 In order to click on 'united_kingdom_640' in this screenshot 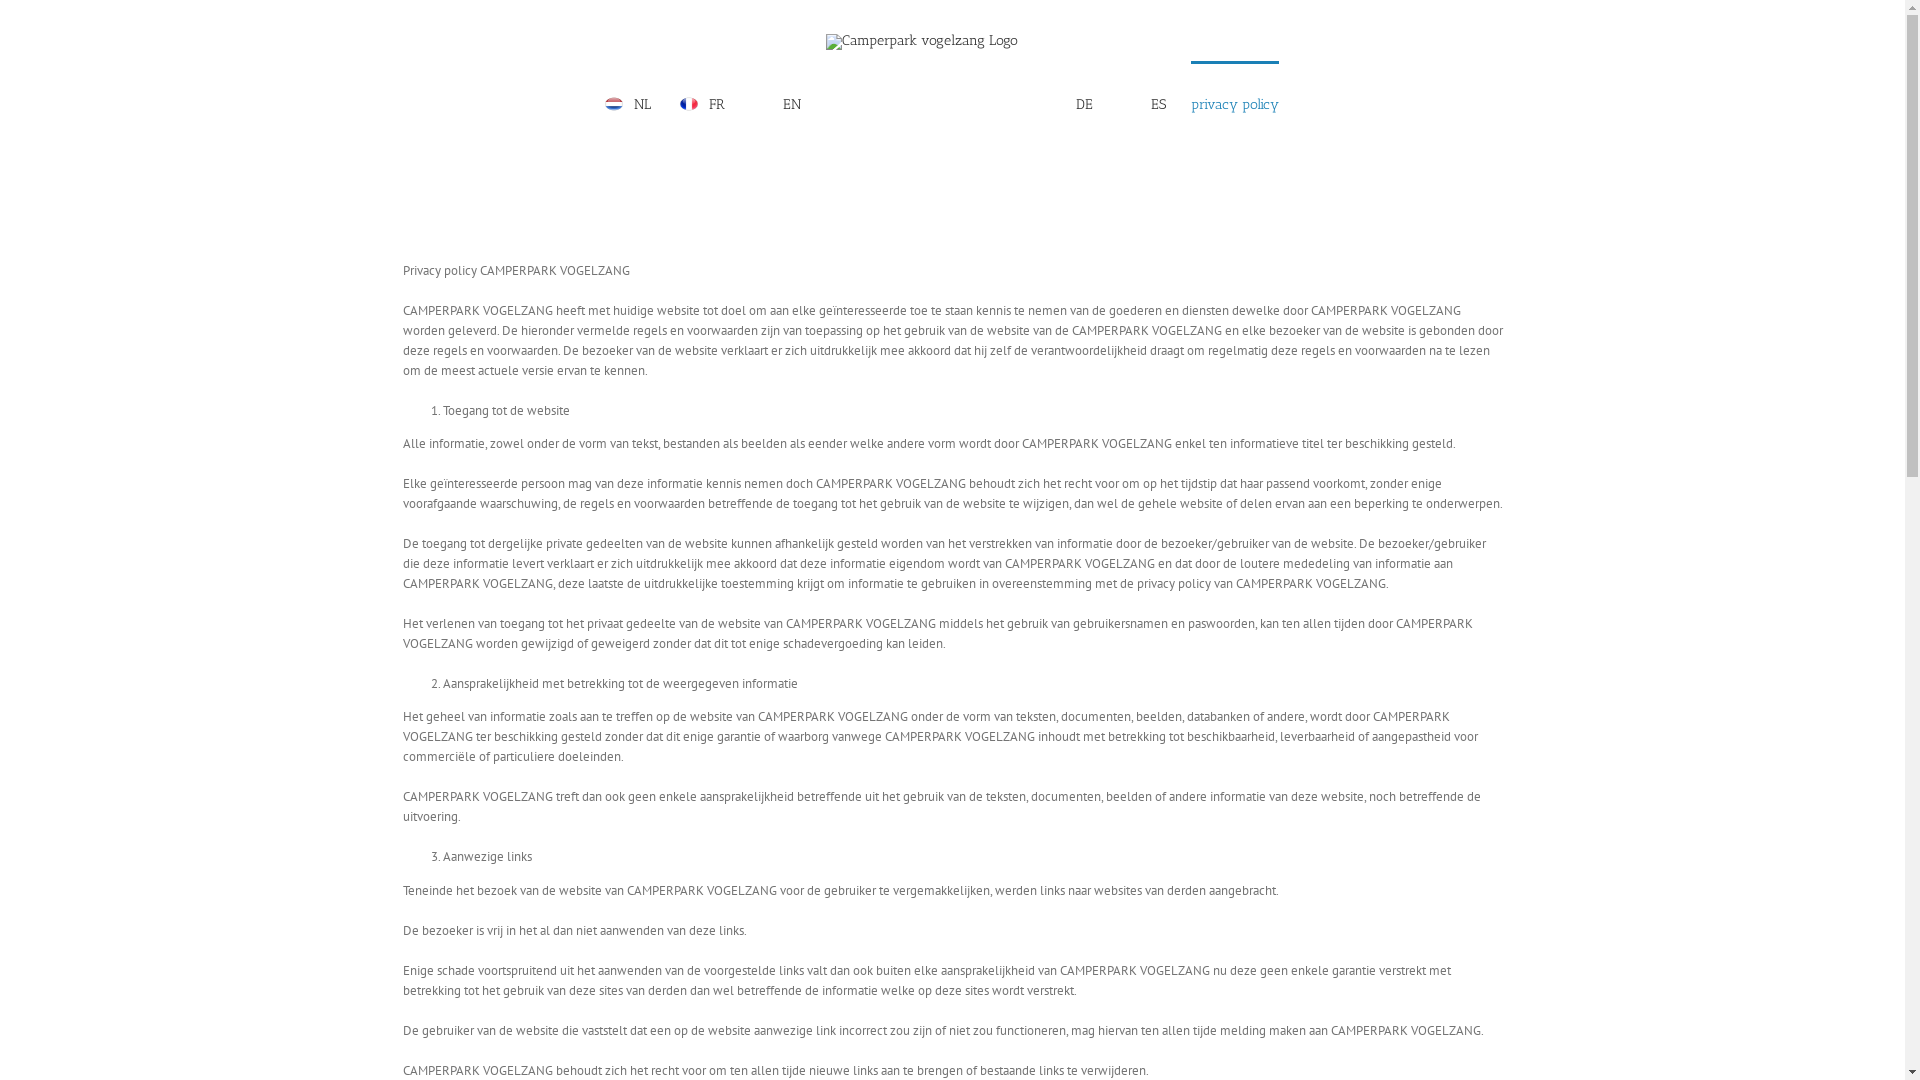, I will do `click(762, 104)`.